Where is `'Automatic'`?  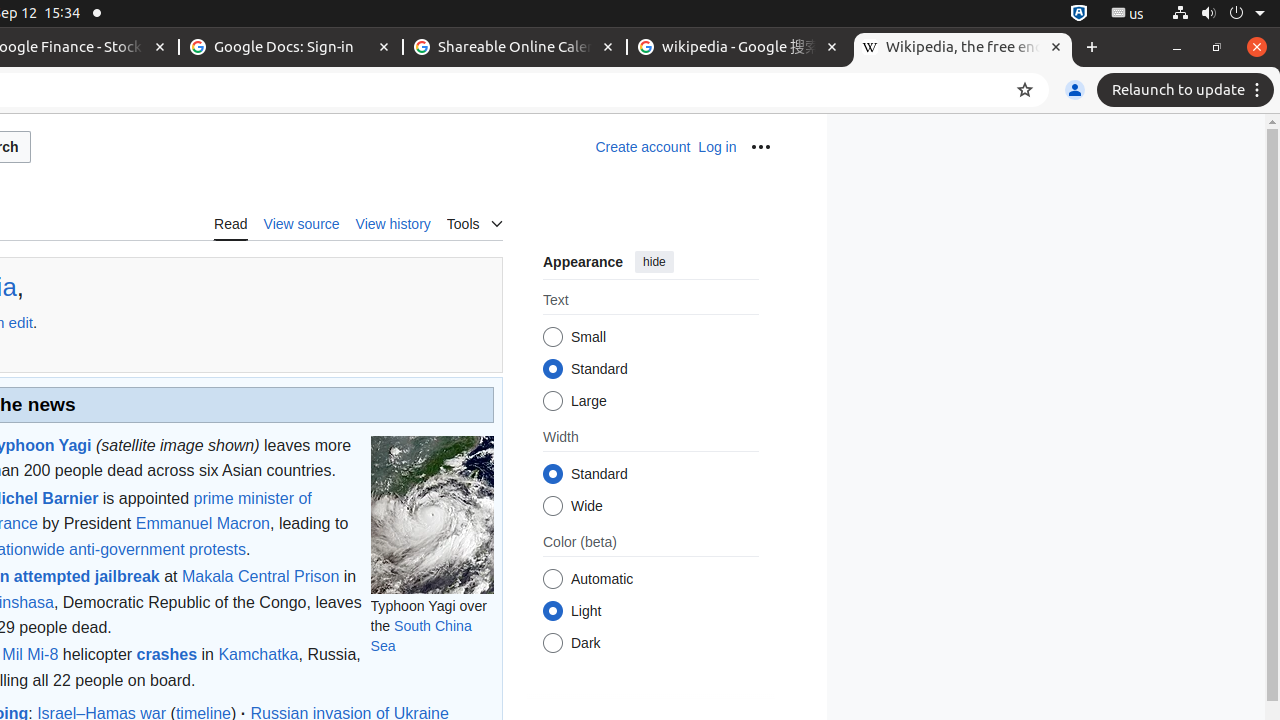
'Automatic' is located at coordinates (552, 579).